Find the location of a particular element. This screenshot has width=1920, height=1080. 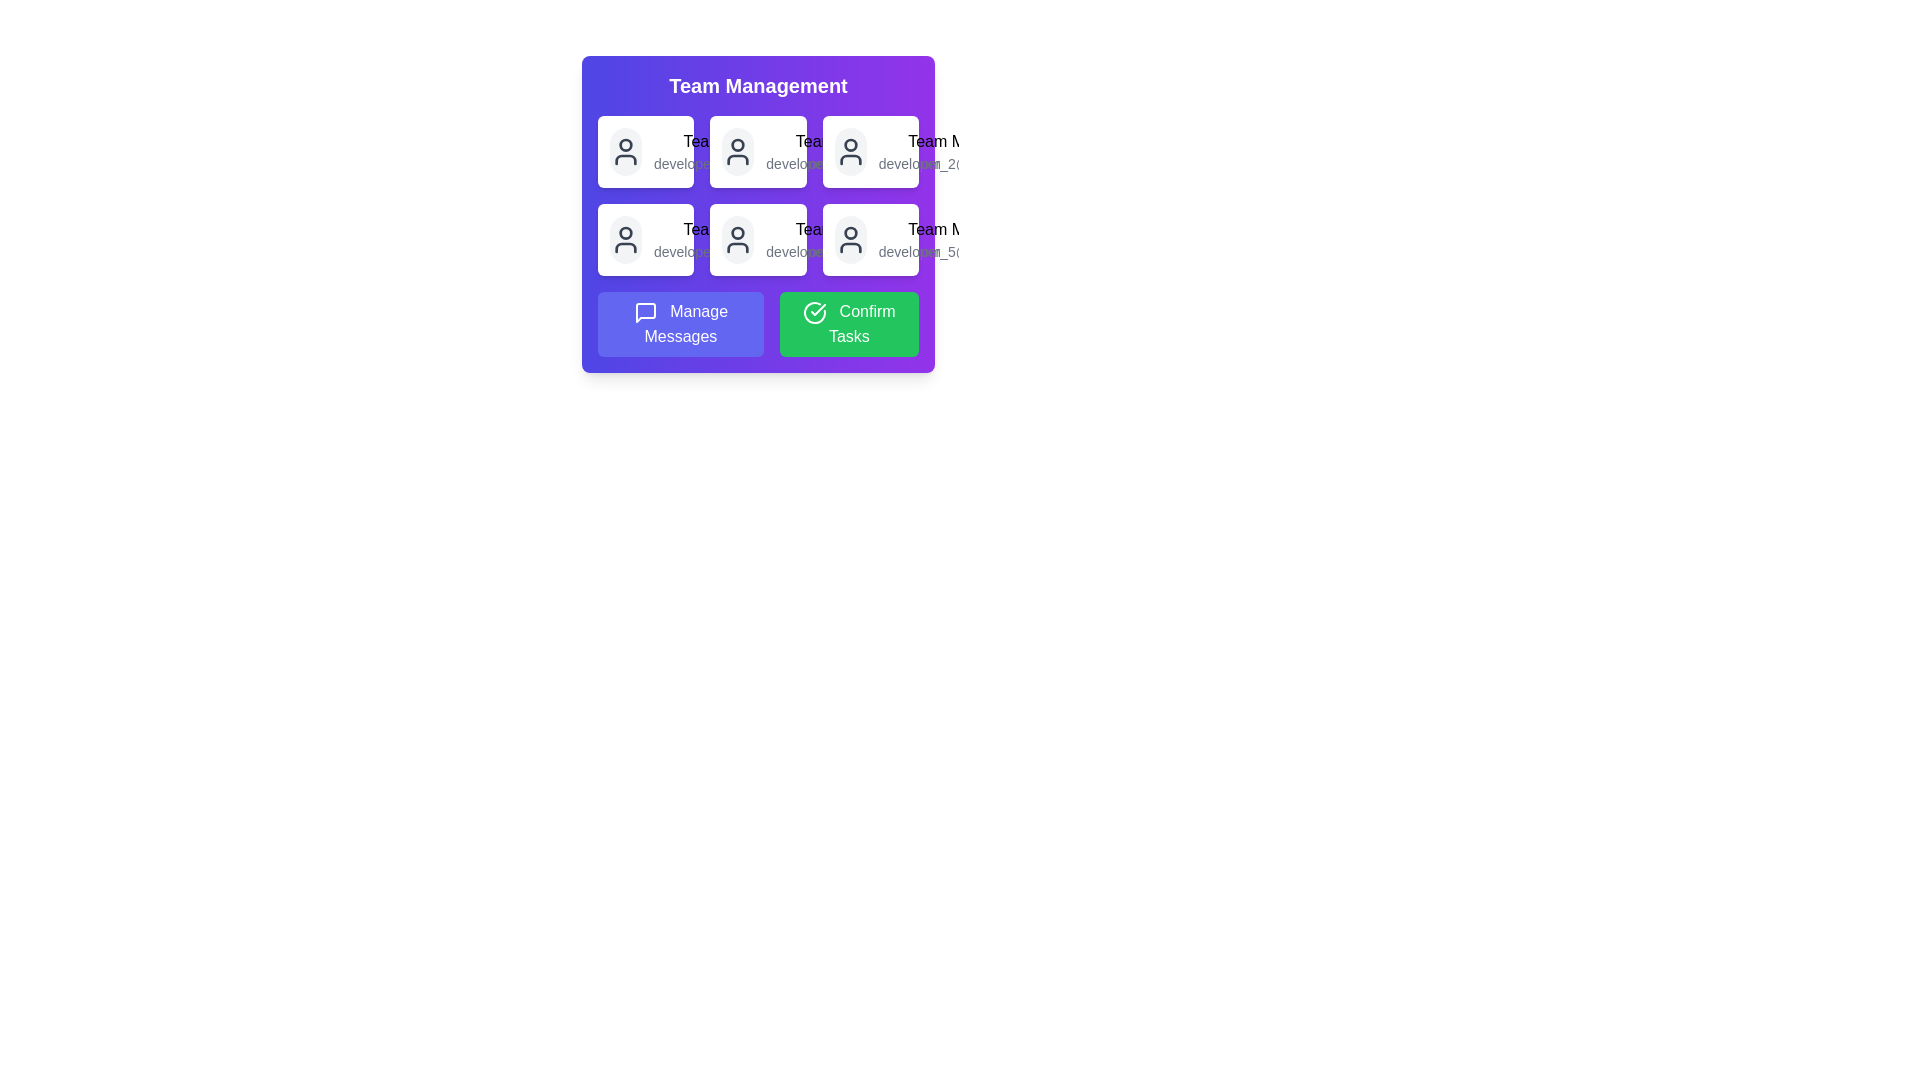

the circular head of the avatar graphic, which is styled in gray and located in the second position of the grid layout is located at coordinates (737, 144).